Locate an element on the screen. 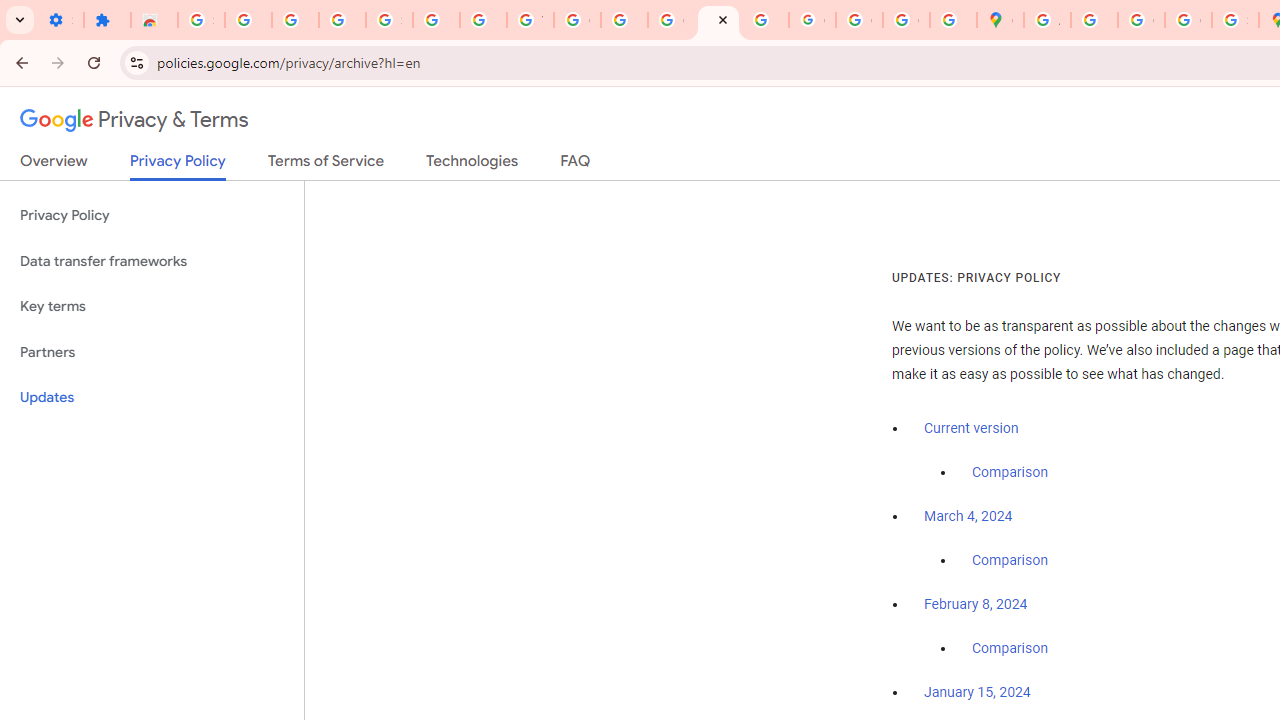 The image size is (1280, 720). 'March 4, 2024' is located at coordinates (968, 516).